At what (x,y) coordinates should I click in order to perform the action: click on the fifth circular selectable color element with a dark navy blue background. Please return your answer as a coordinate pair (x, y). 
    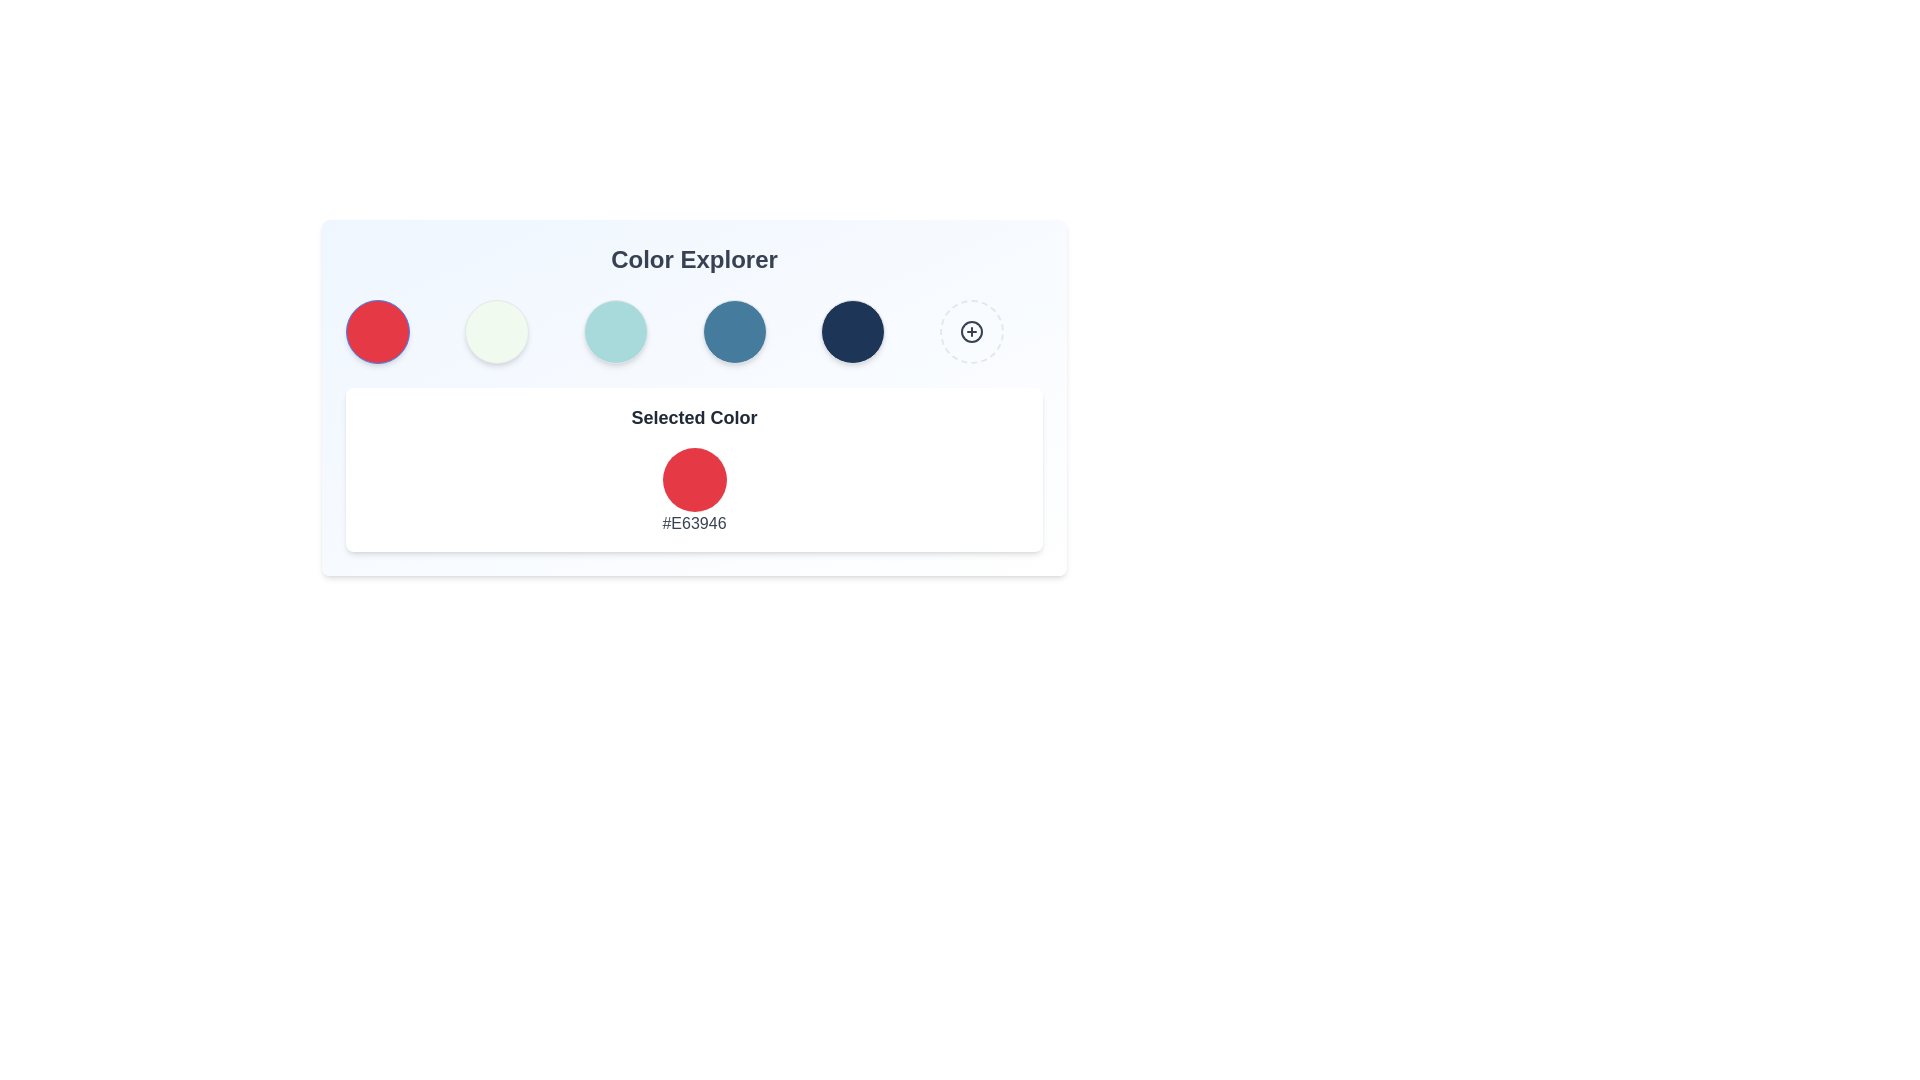
    Looking at the image, I should click on (853, 330).